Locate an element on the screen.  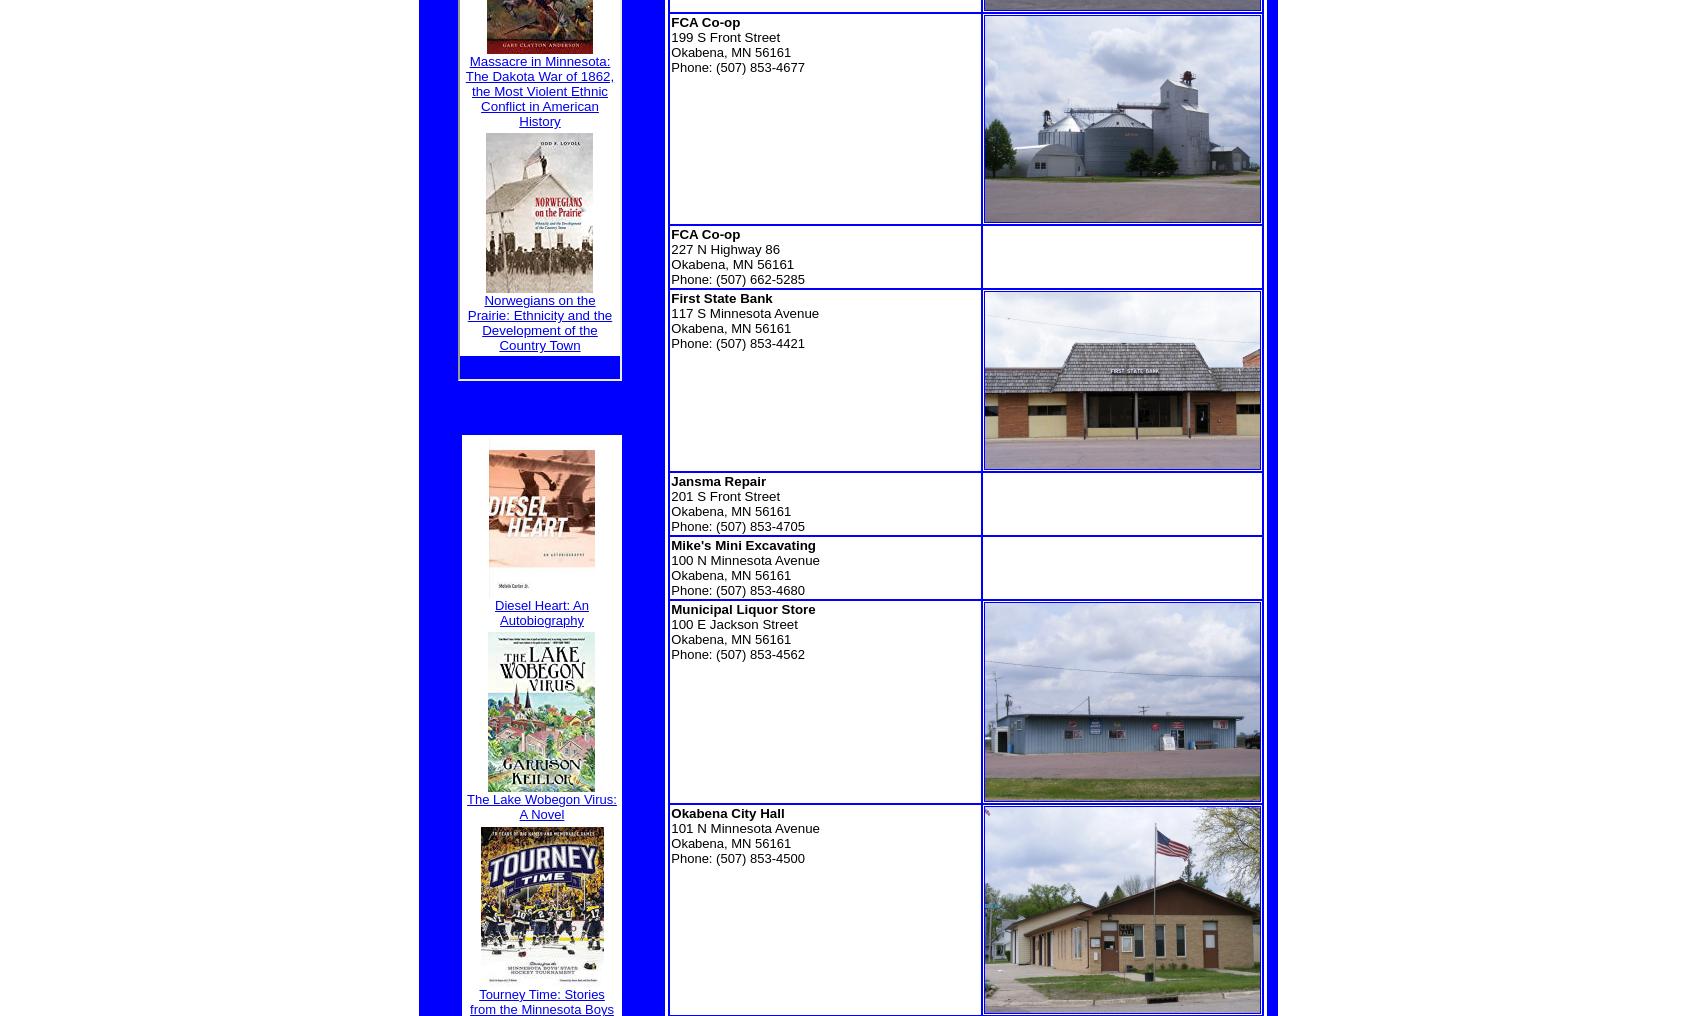
'Okabena City Hall' is located at coordinates (726, 812).